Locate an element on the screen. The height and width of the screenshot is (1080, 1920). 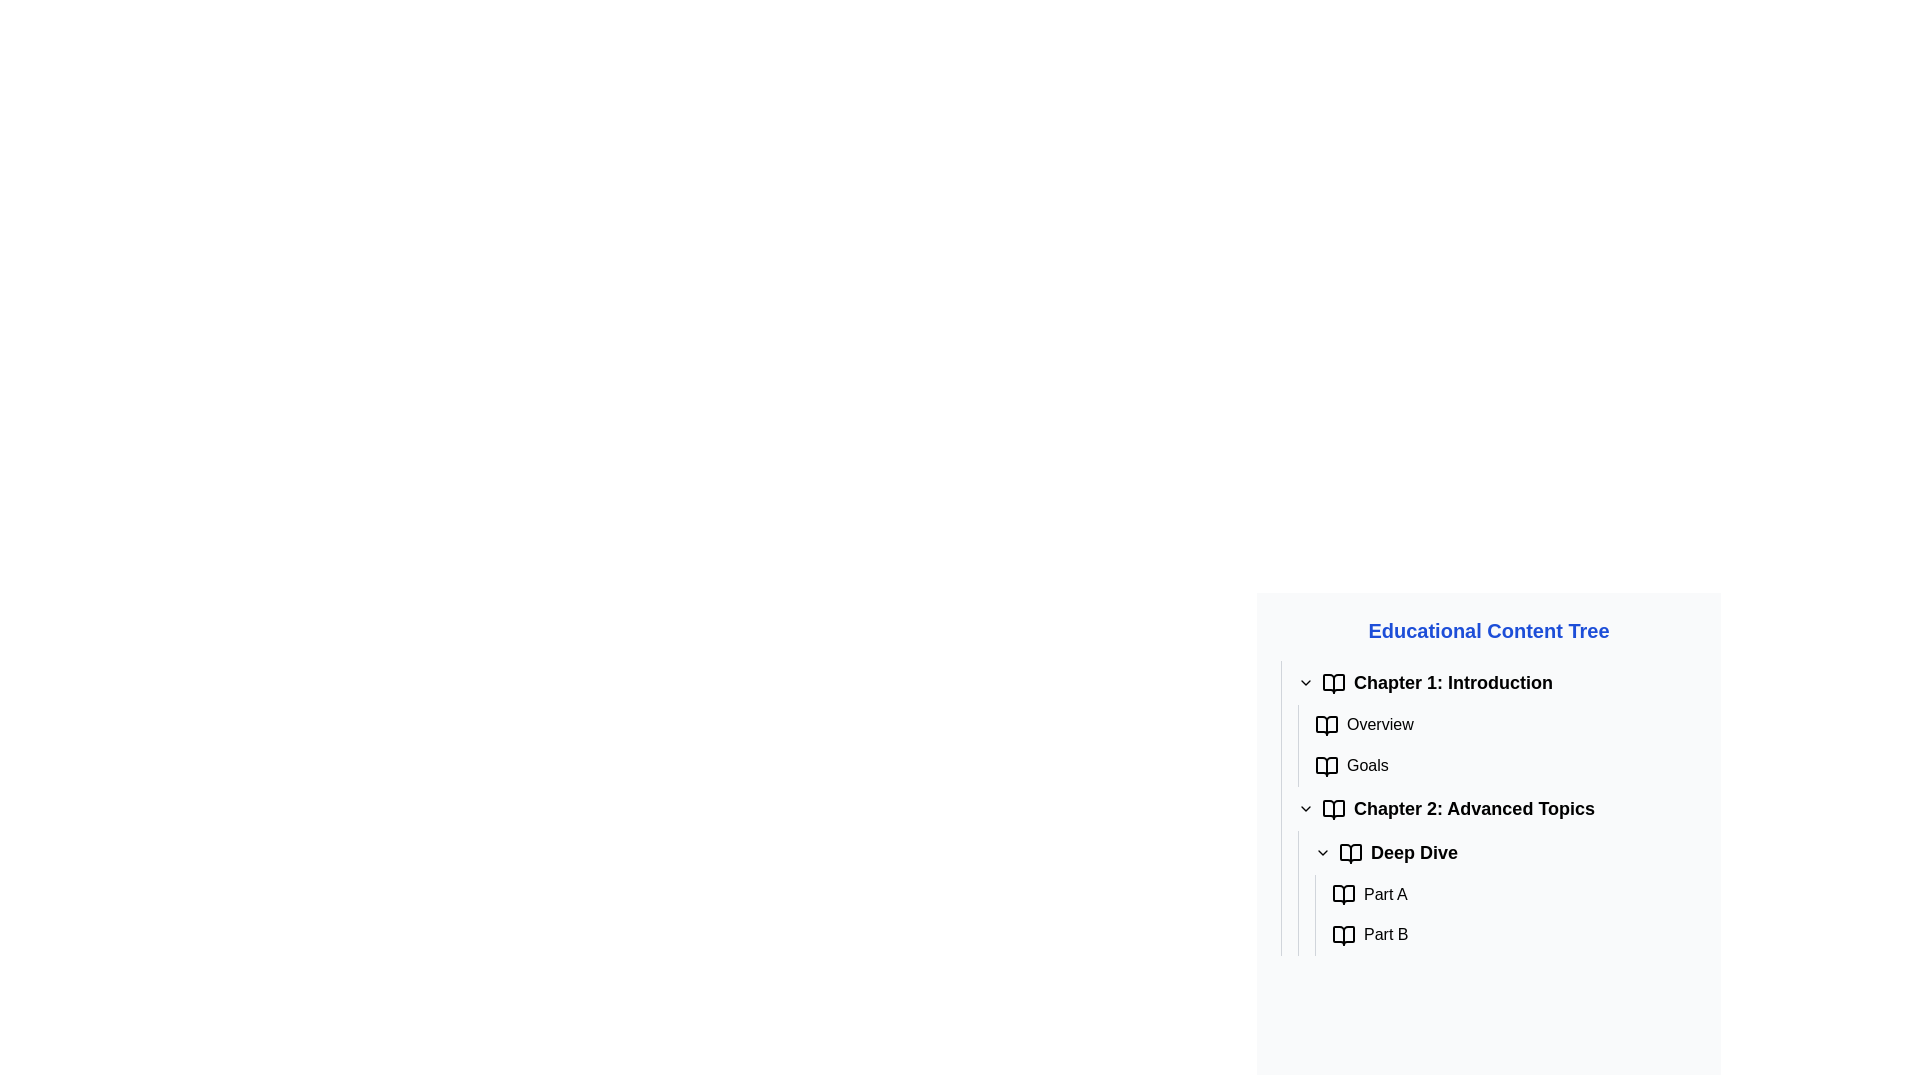
the 'Overview' text label, which is the first item under the 'Chapter 1: Introduction' section in the 'Educational Content Tree' is located at coordinates (1363, 725).